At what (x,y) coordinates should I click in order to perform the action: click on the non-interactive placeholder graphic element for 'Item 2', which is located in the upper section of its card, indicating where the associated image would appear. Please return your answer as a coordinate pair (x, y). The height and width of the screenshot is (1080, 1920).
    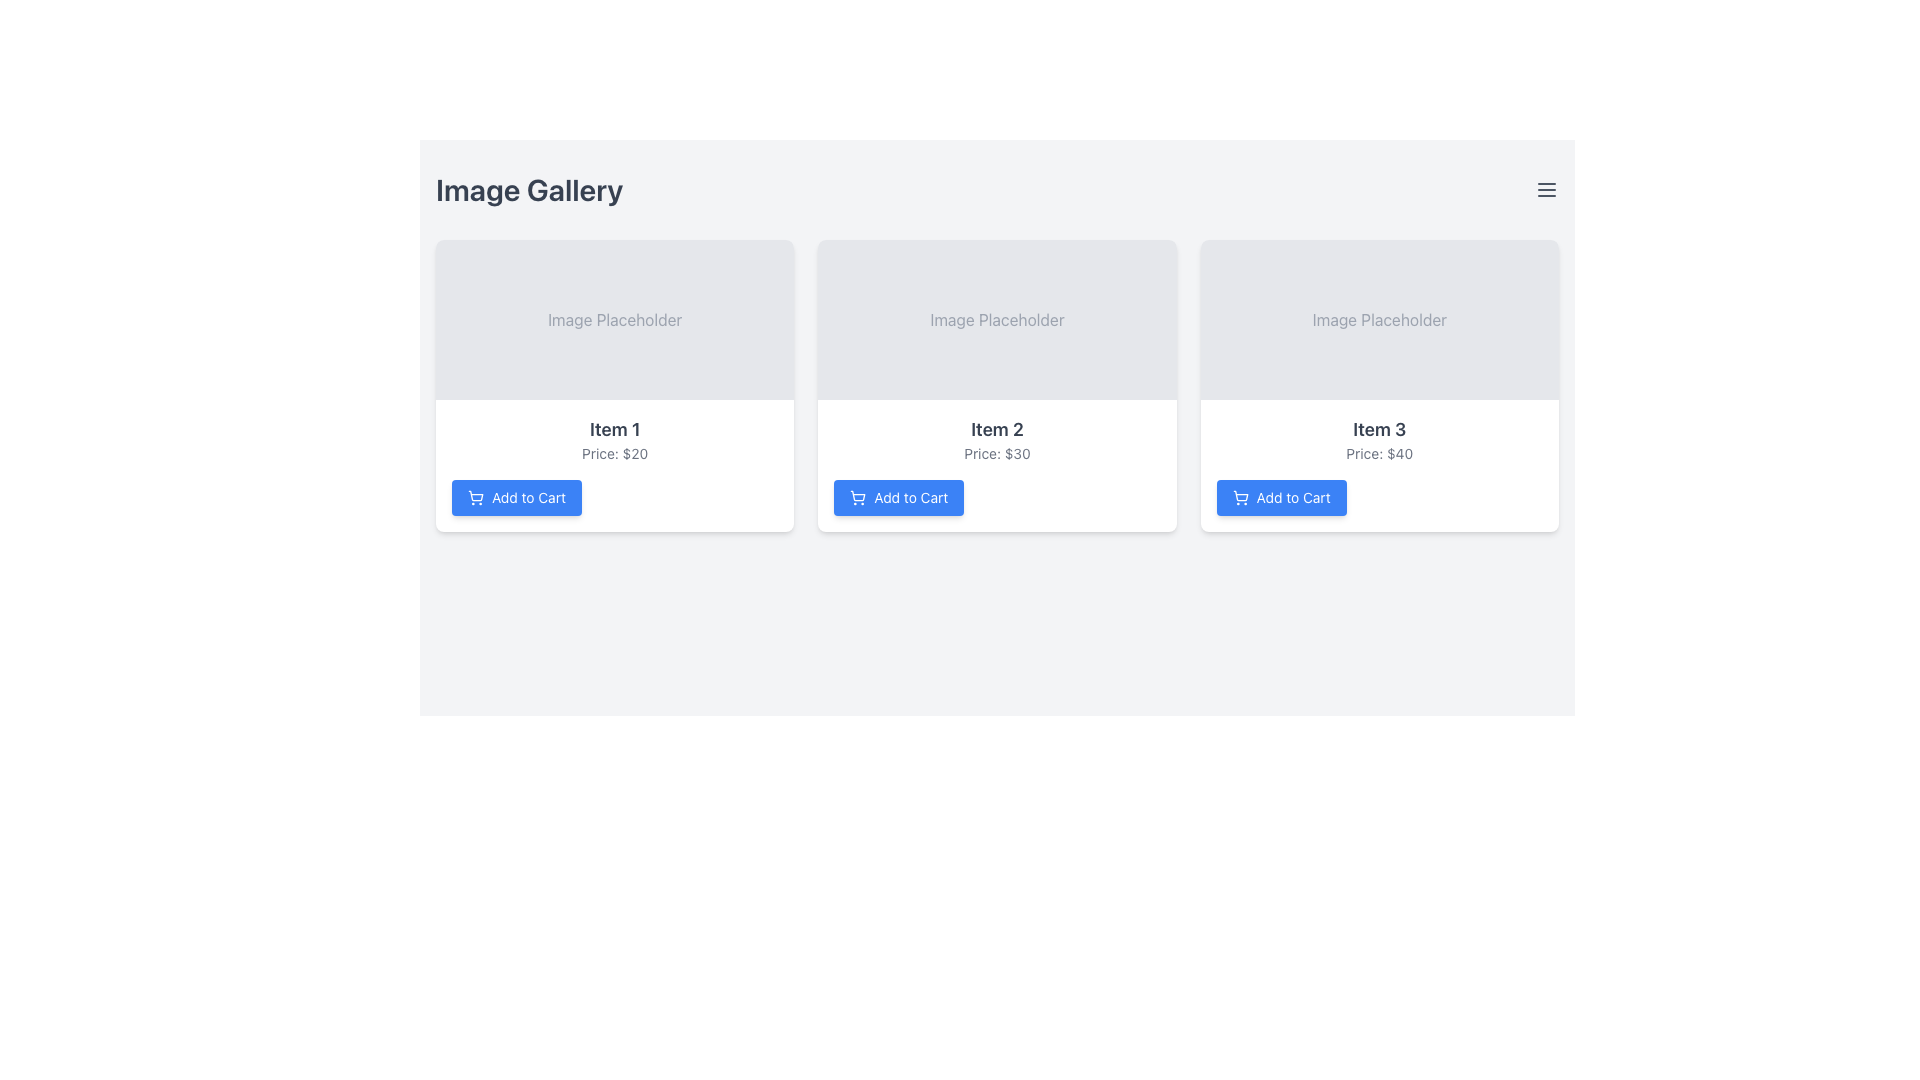
    Looking at the image, I should click on (997, 319).